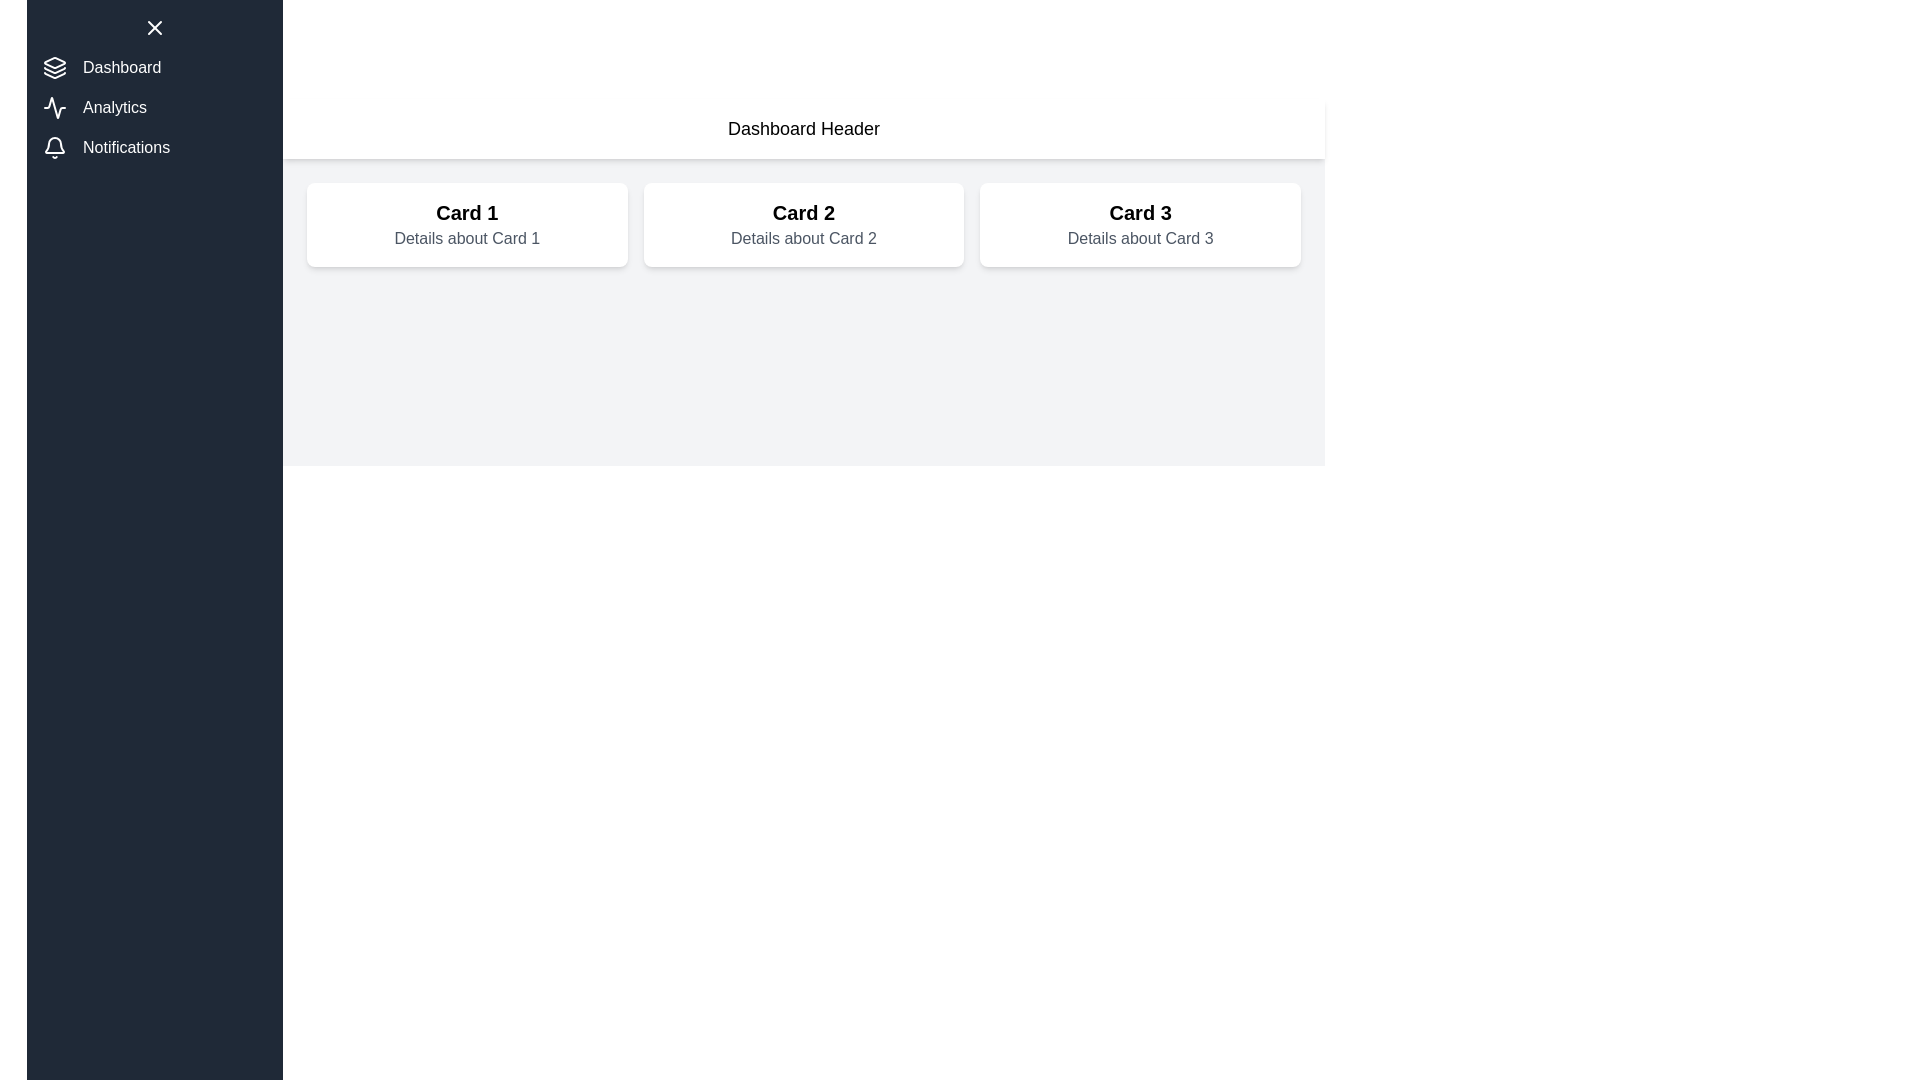 Image resolution: width=1920 pixels, height=1080 pixels. Describe the element at coordinates (803, 212) in the screenshot. I see `the bold text label 'Card 2' which is the title of the middle card in a group of three horizontally aligned cards` at that location.